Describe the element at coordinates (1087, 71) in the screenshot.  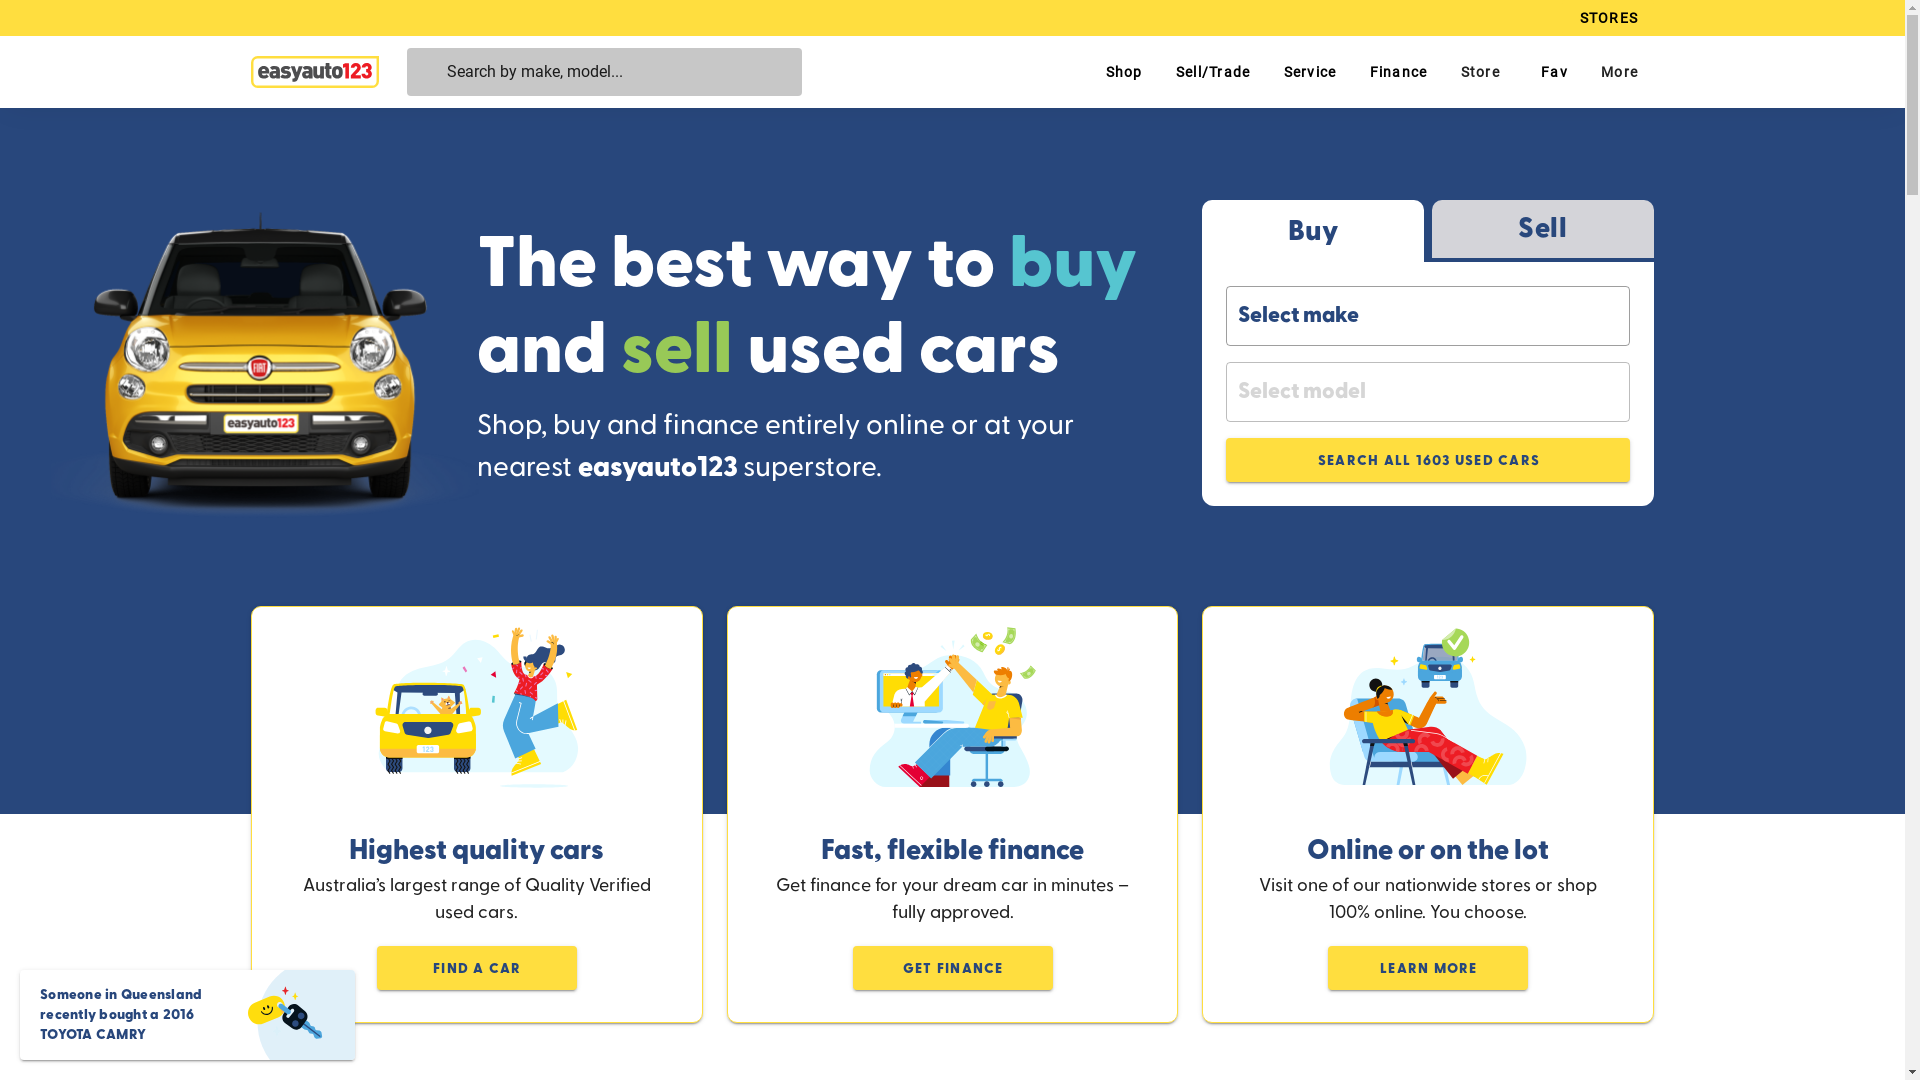
I see `'Shop'` at that location.